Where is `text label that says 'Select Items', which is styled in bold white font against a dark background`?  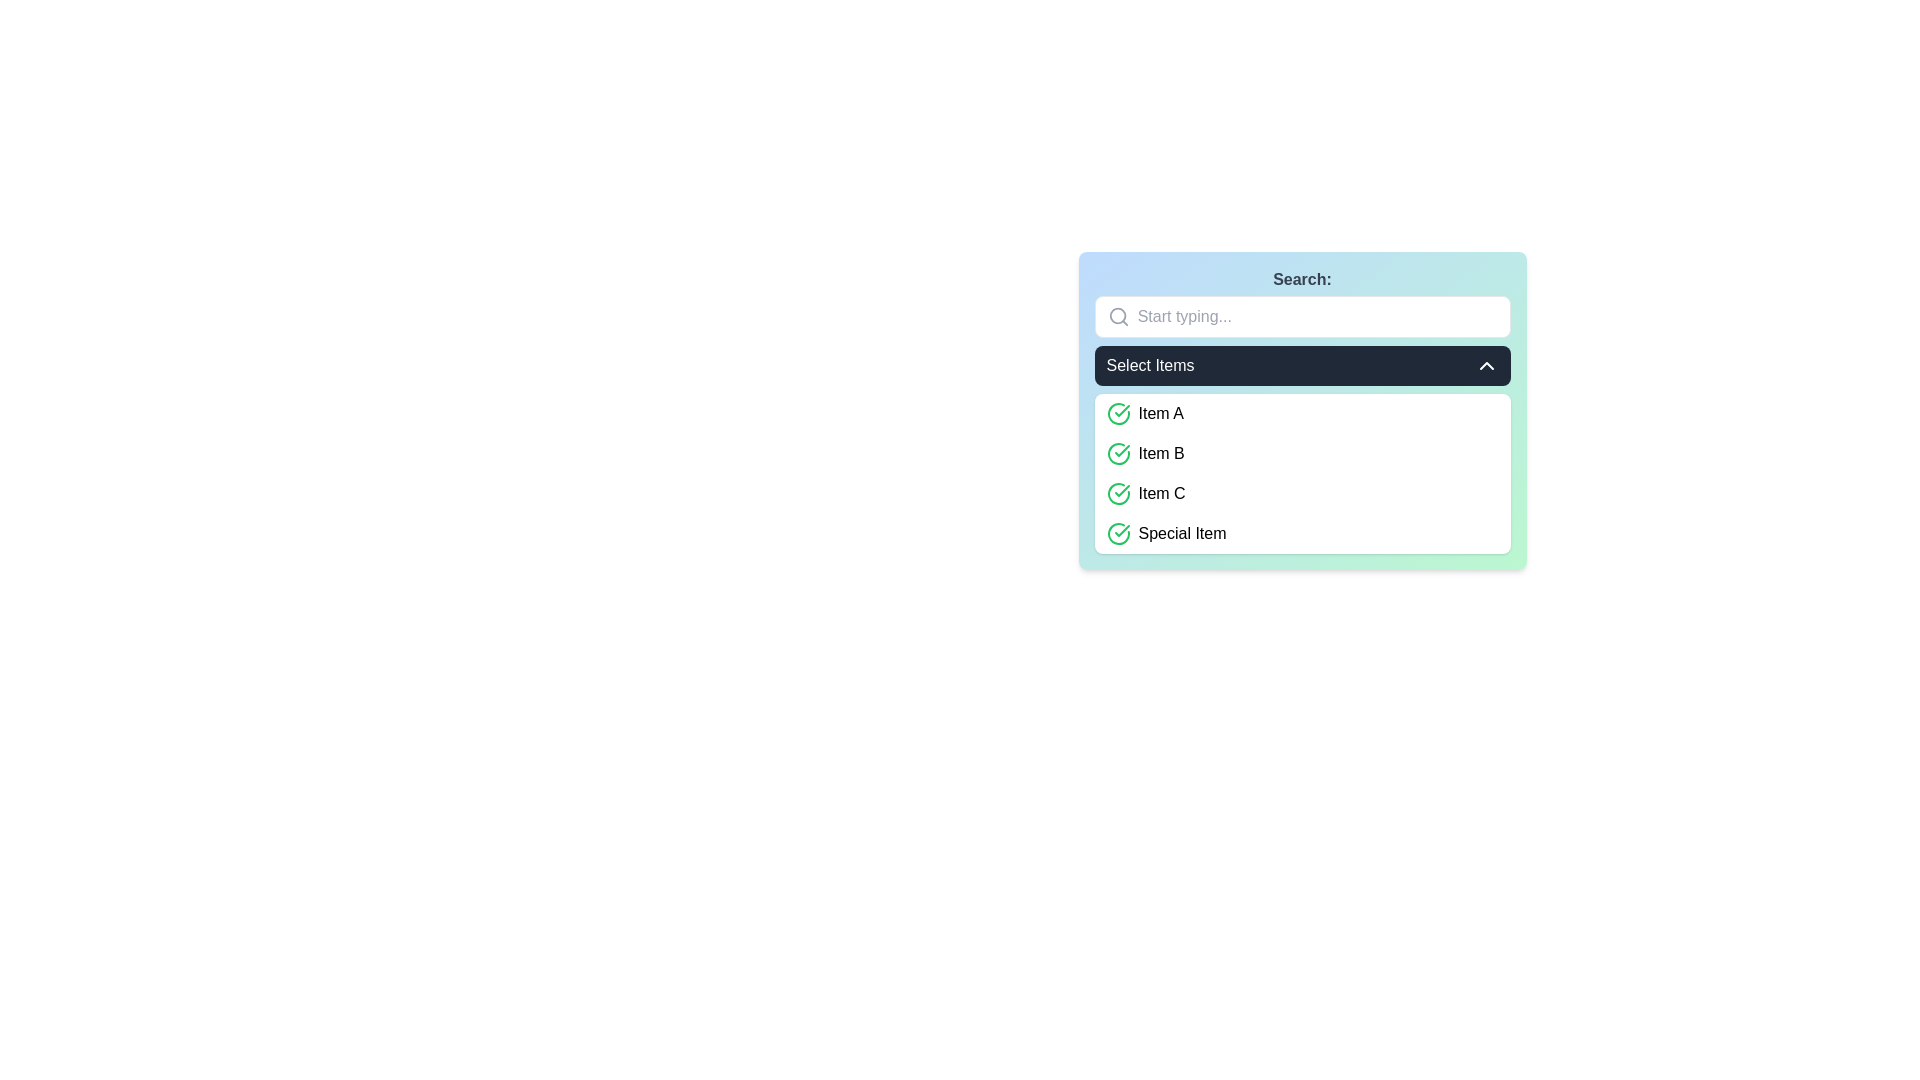 text label that says 'Select Items', which is styled in bold white font against a dark background is located at coordinates (1150, 366).